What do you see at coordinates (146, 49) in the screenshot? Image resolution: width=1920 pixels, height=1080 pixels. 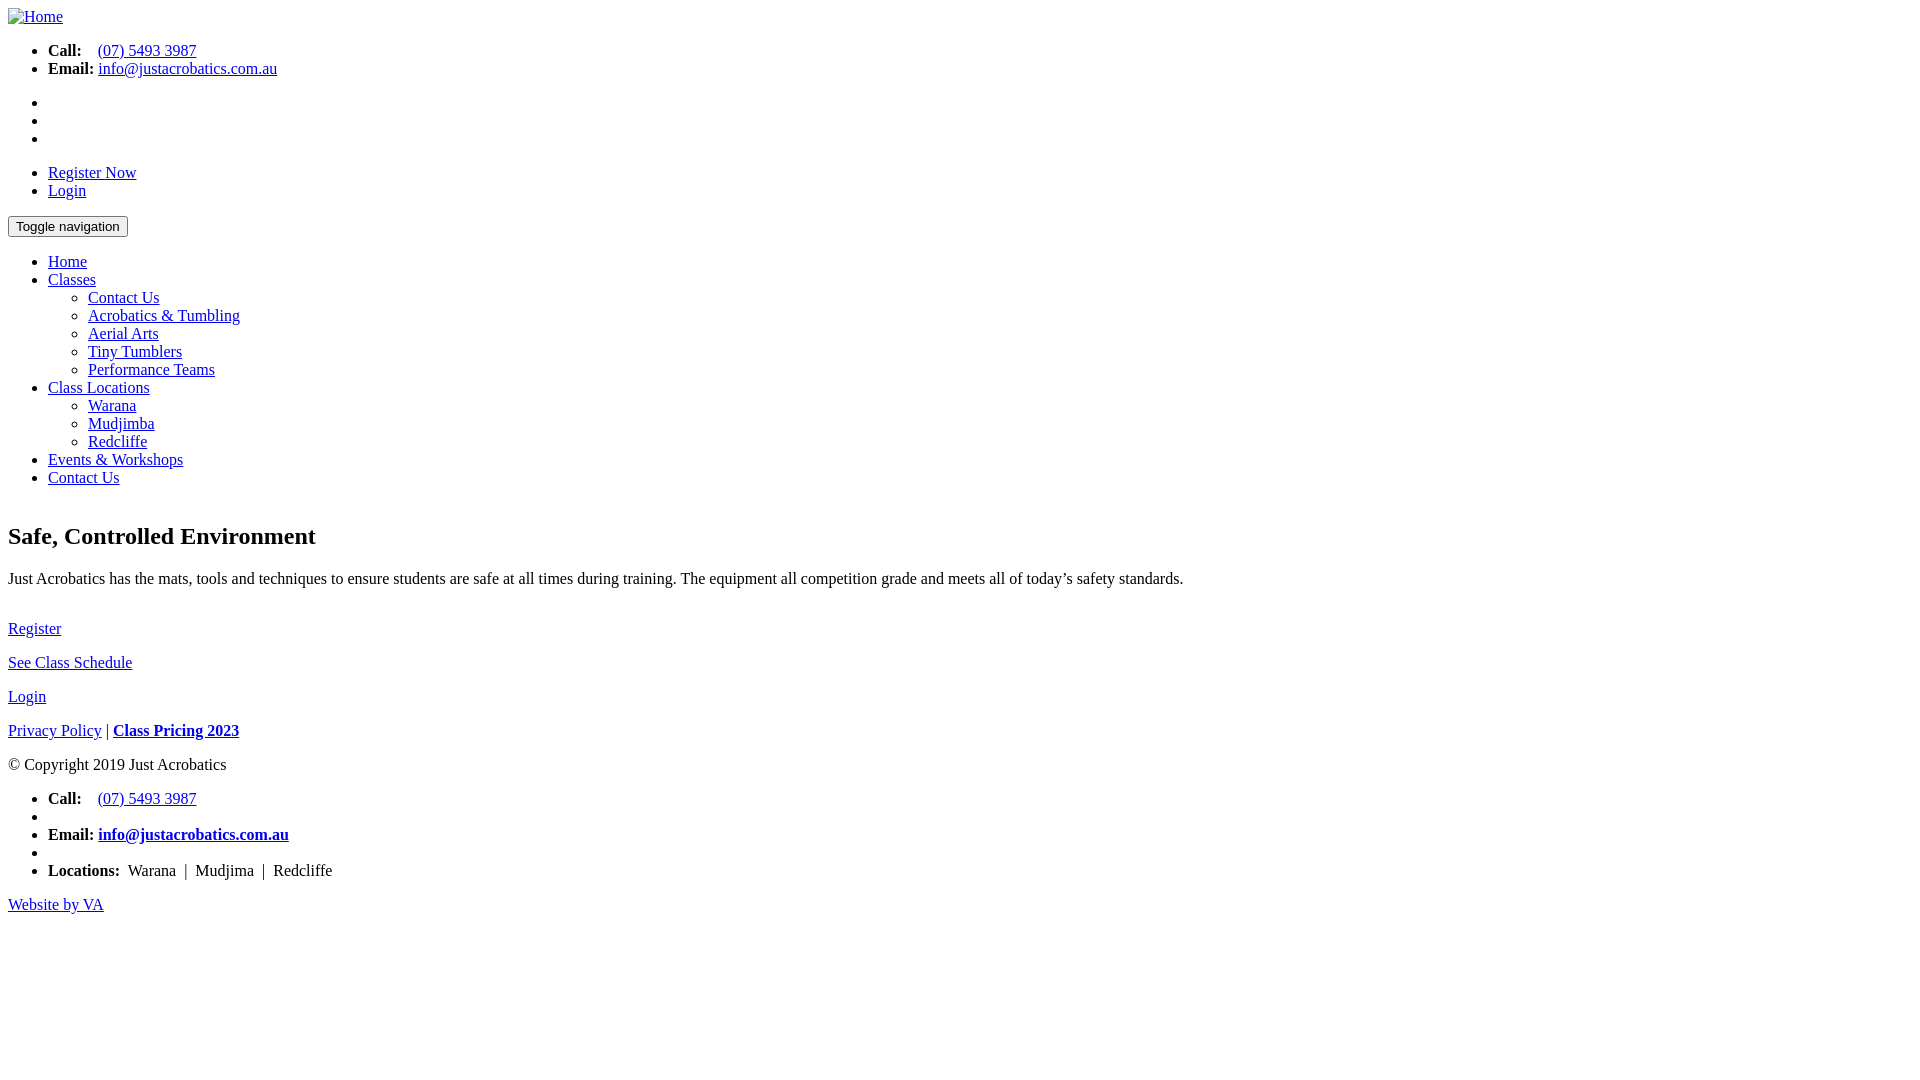 I see `'(07) 5493 3987'` at bounding box center [146, 49].